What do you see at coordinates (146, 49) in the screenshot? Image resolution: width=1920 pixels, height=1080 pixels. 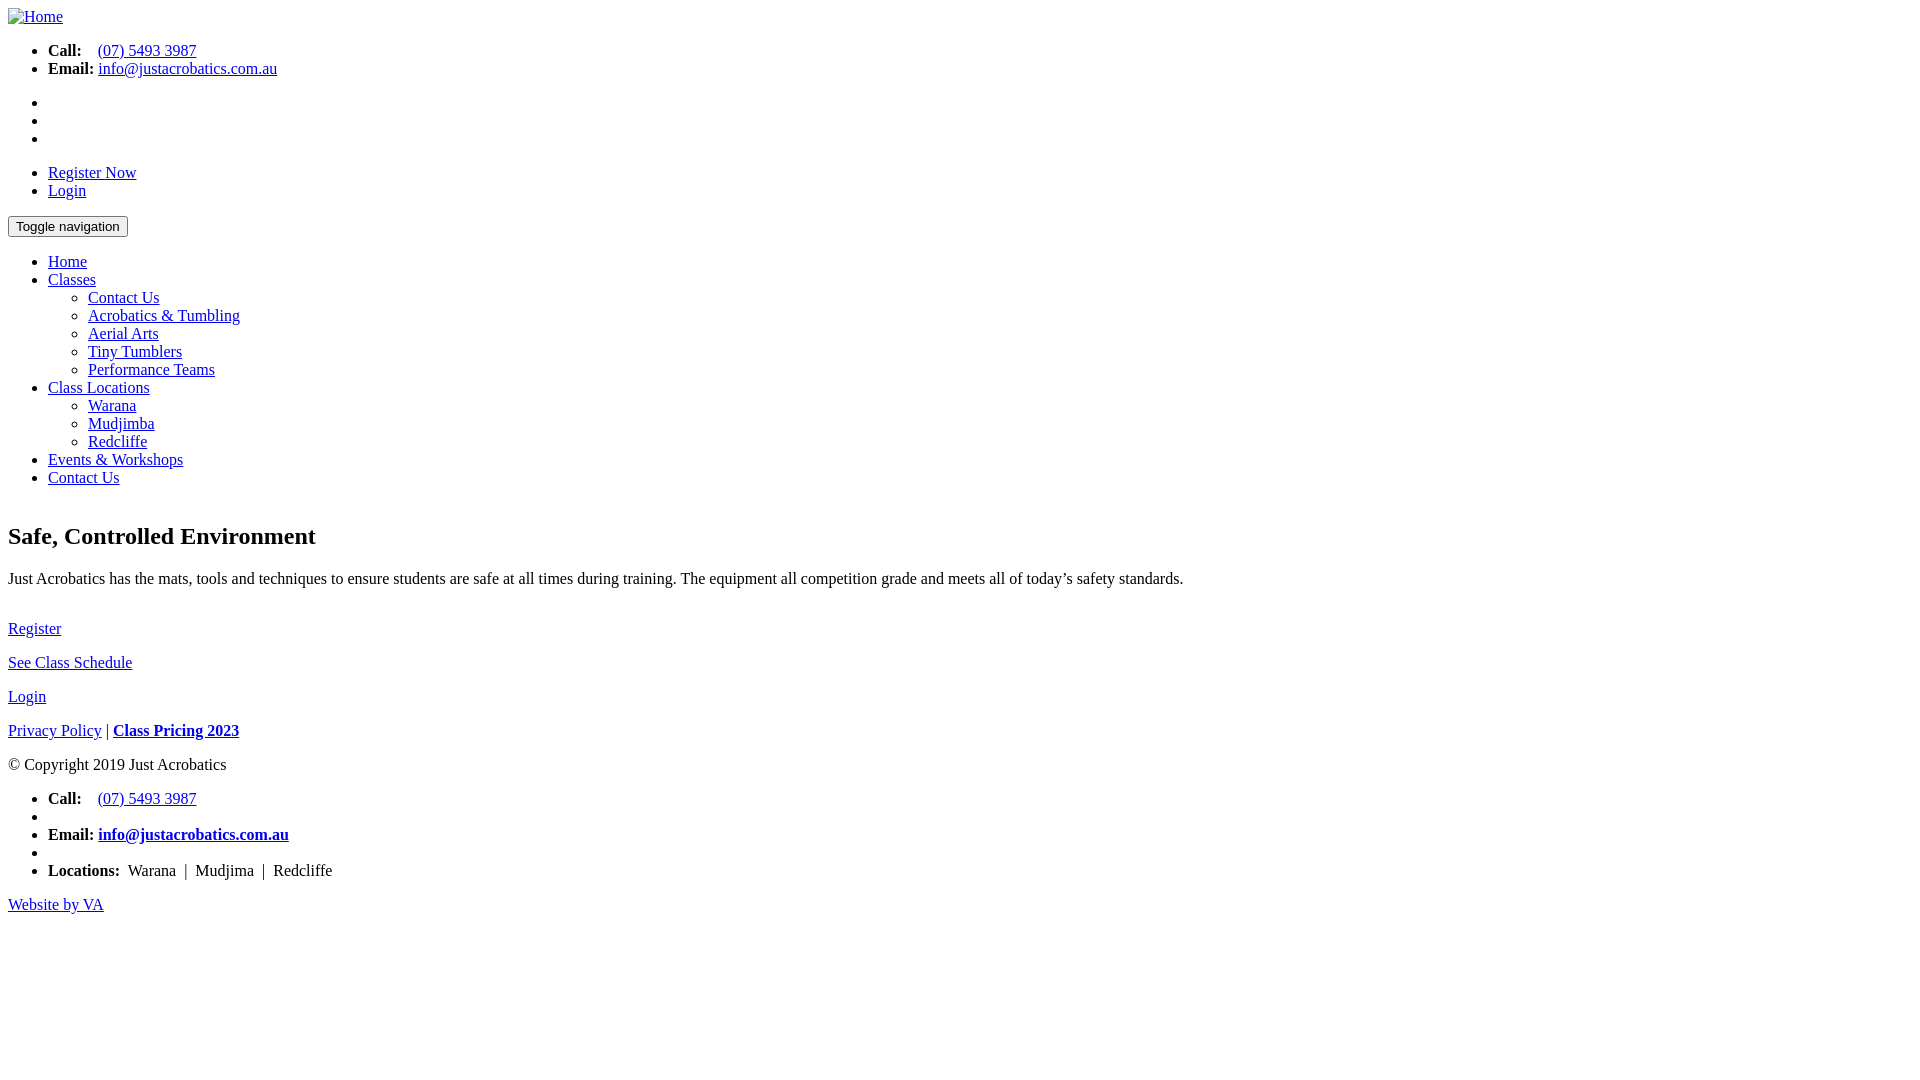 I see `'(07) 5493 3987'` at bounding box center [146, 49].